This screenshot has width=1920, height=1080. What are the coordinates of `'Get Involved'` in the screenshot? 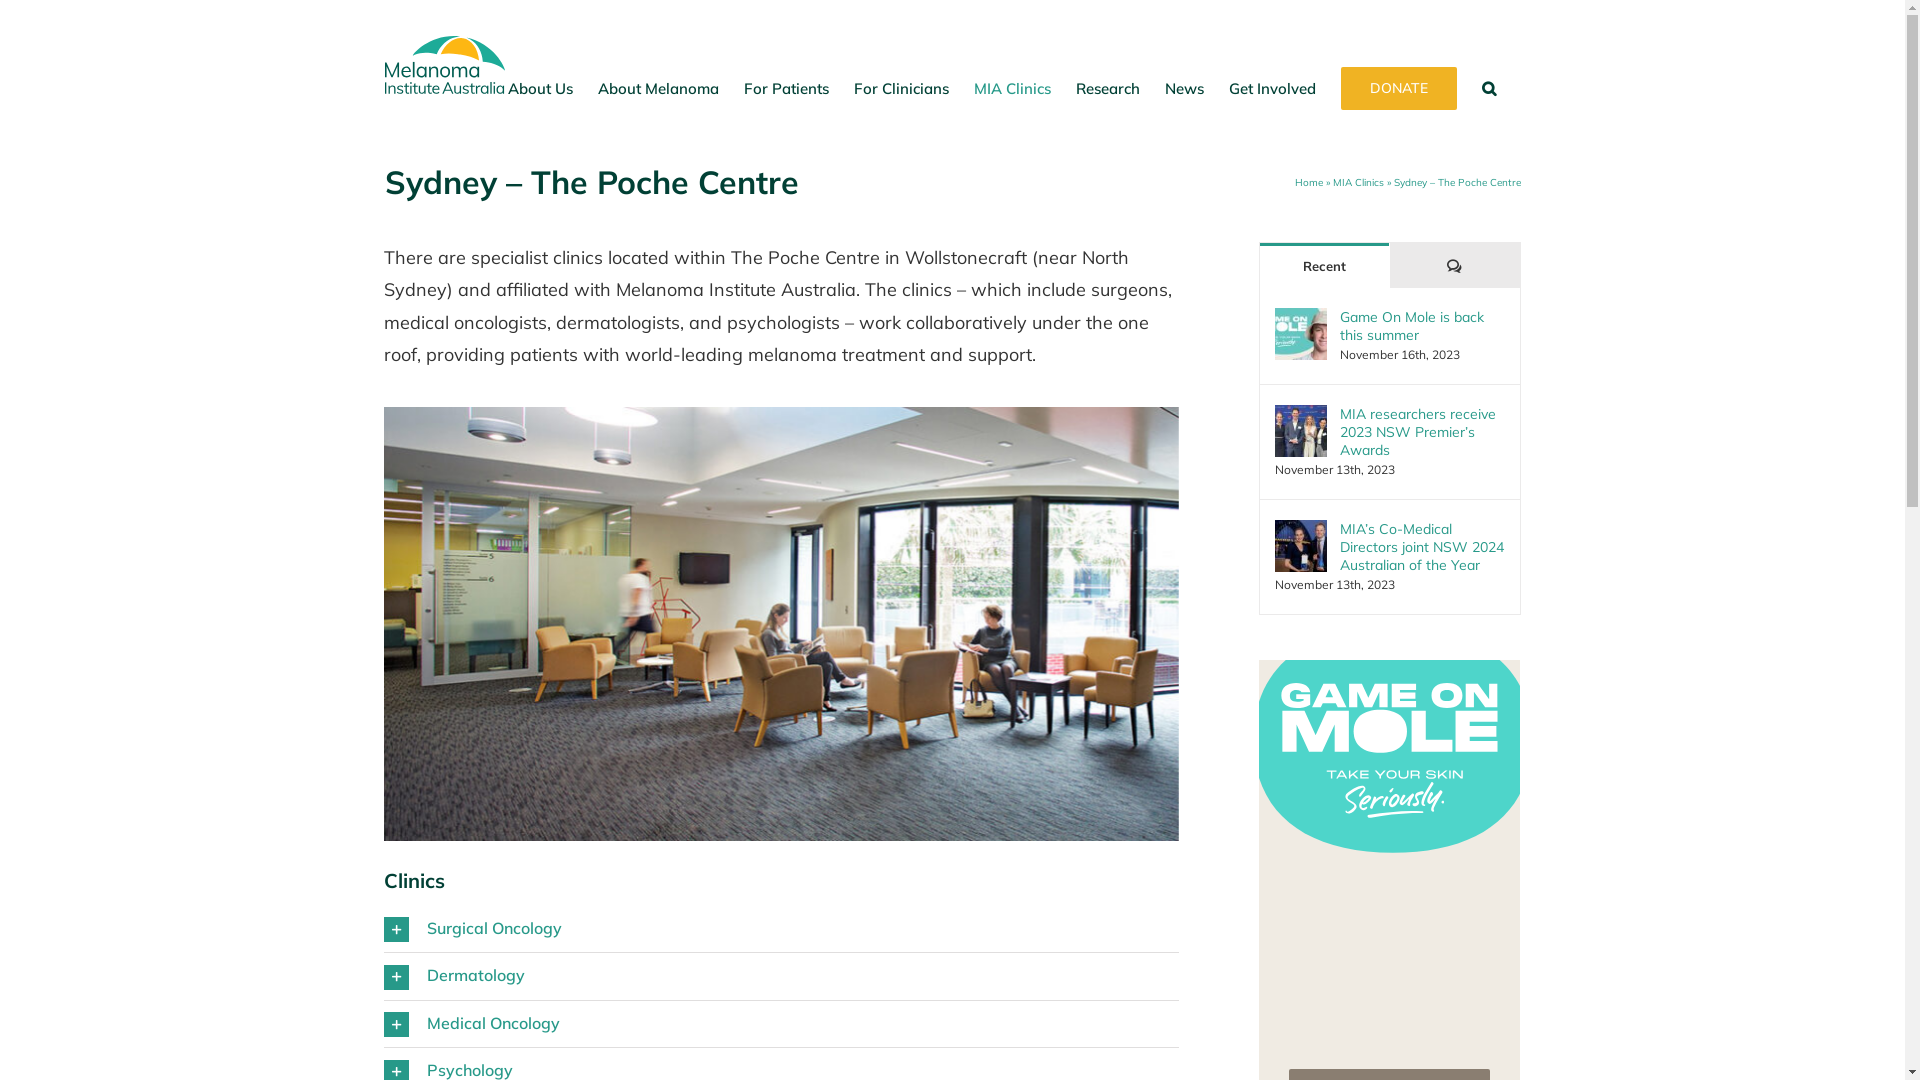 It's located at (1270, 87).